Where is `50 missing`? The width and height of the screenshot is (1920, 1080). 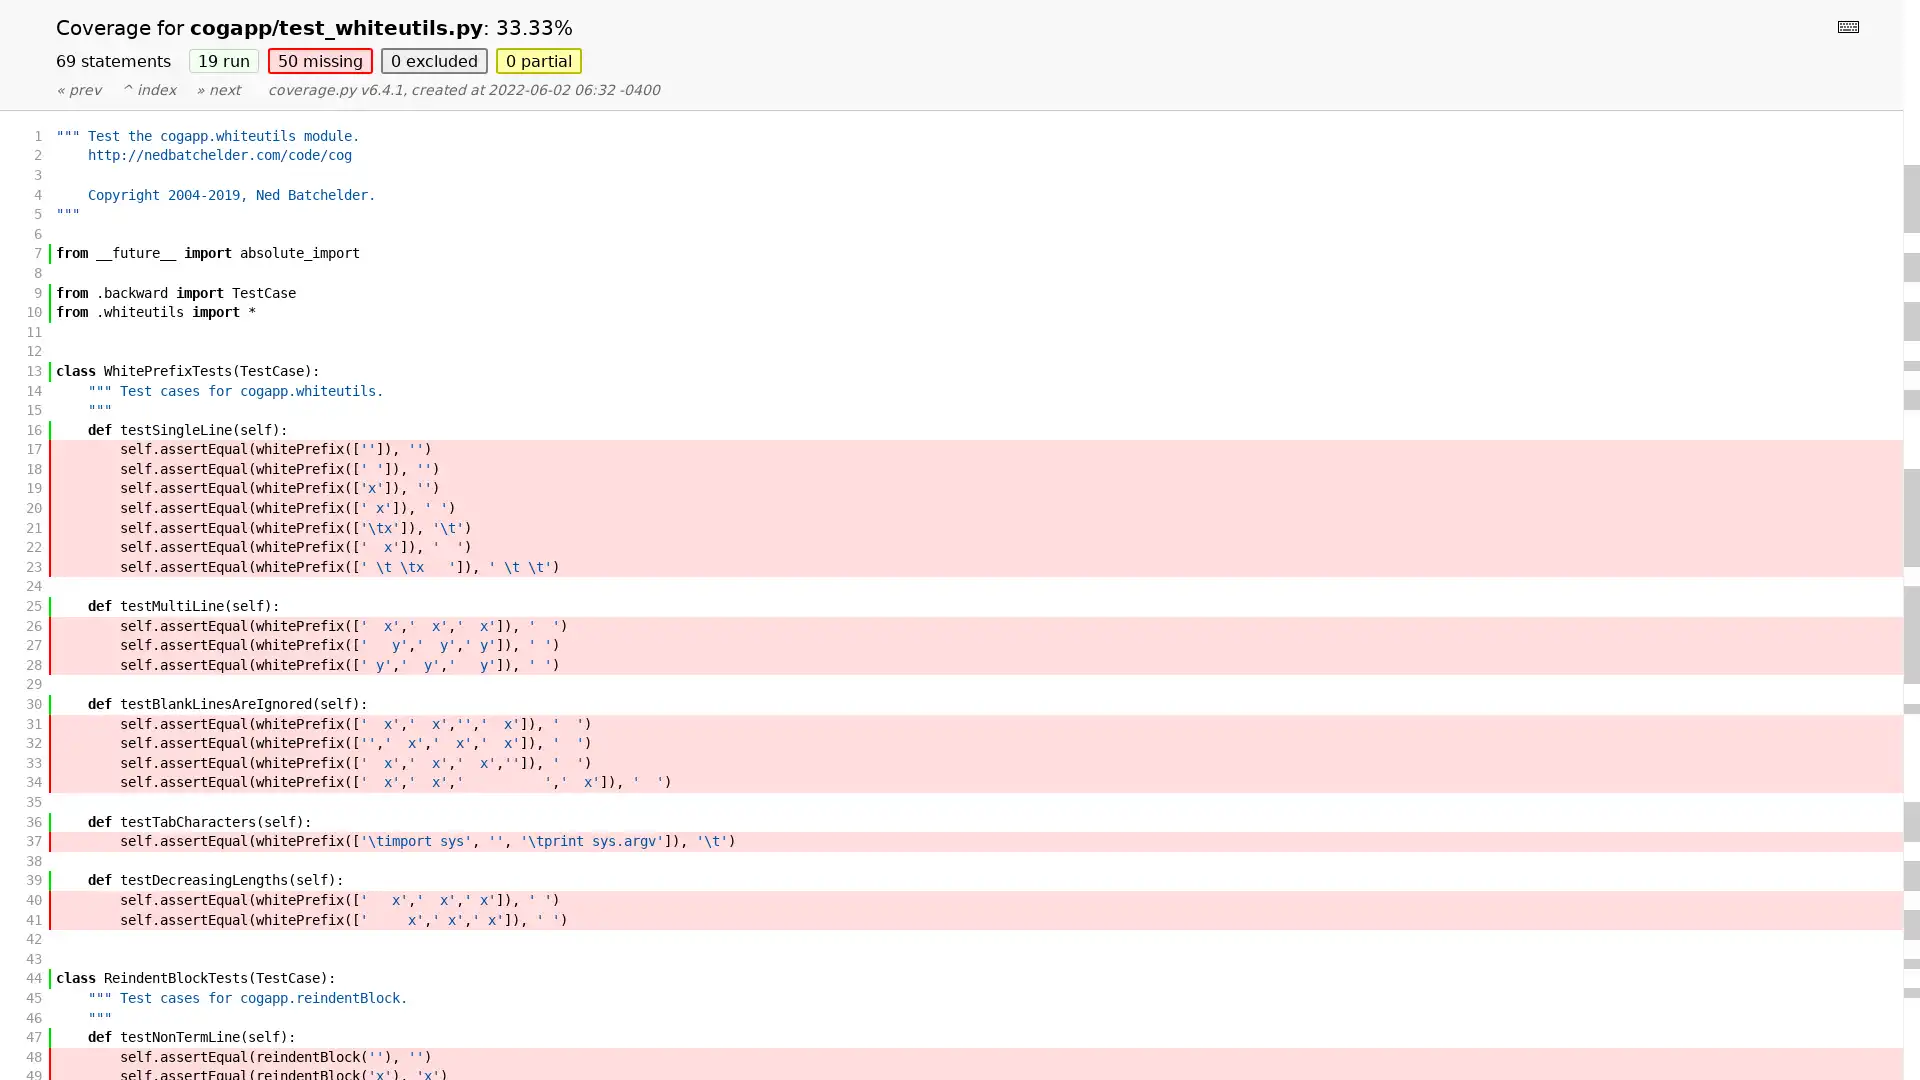 50 missing is located at coordinates (318, 60).